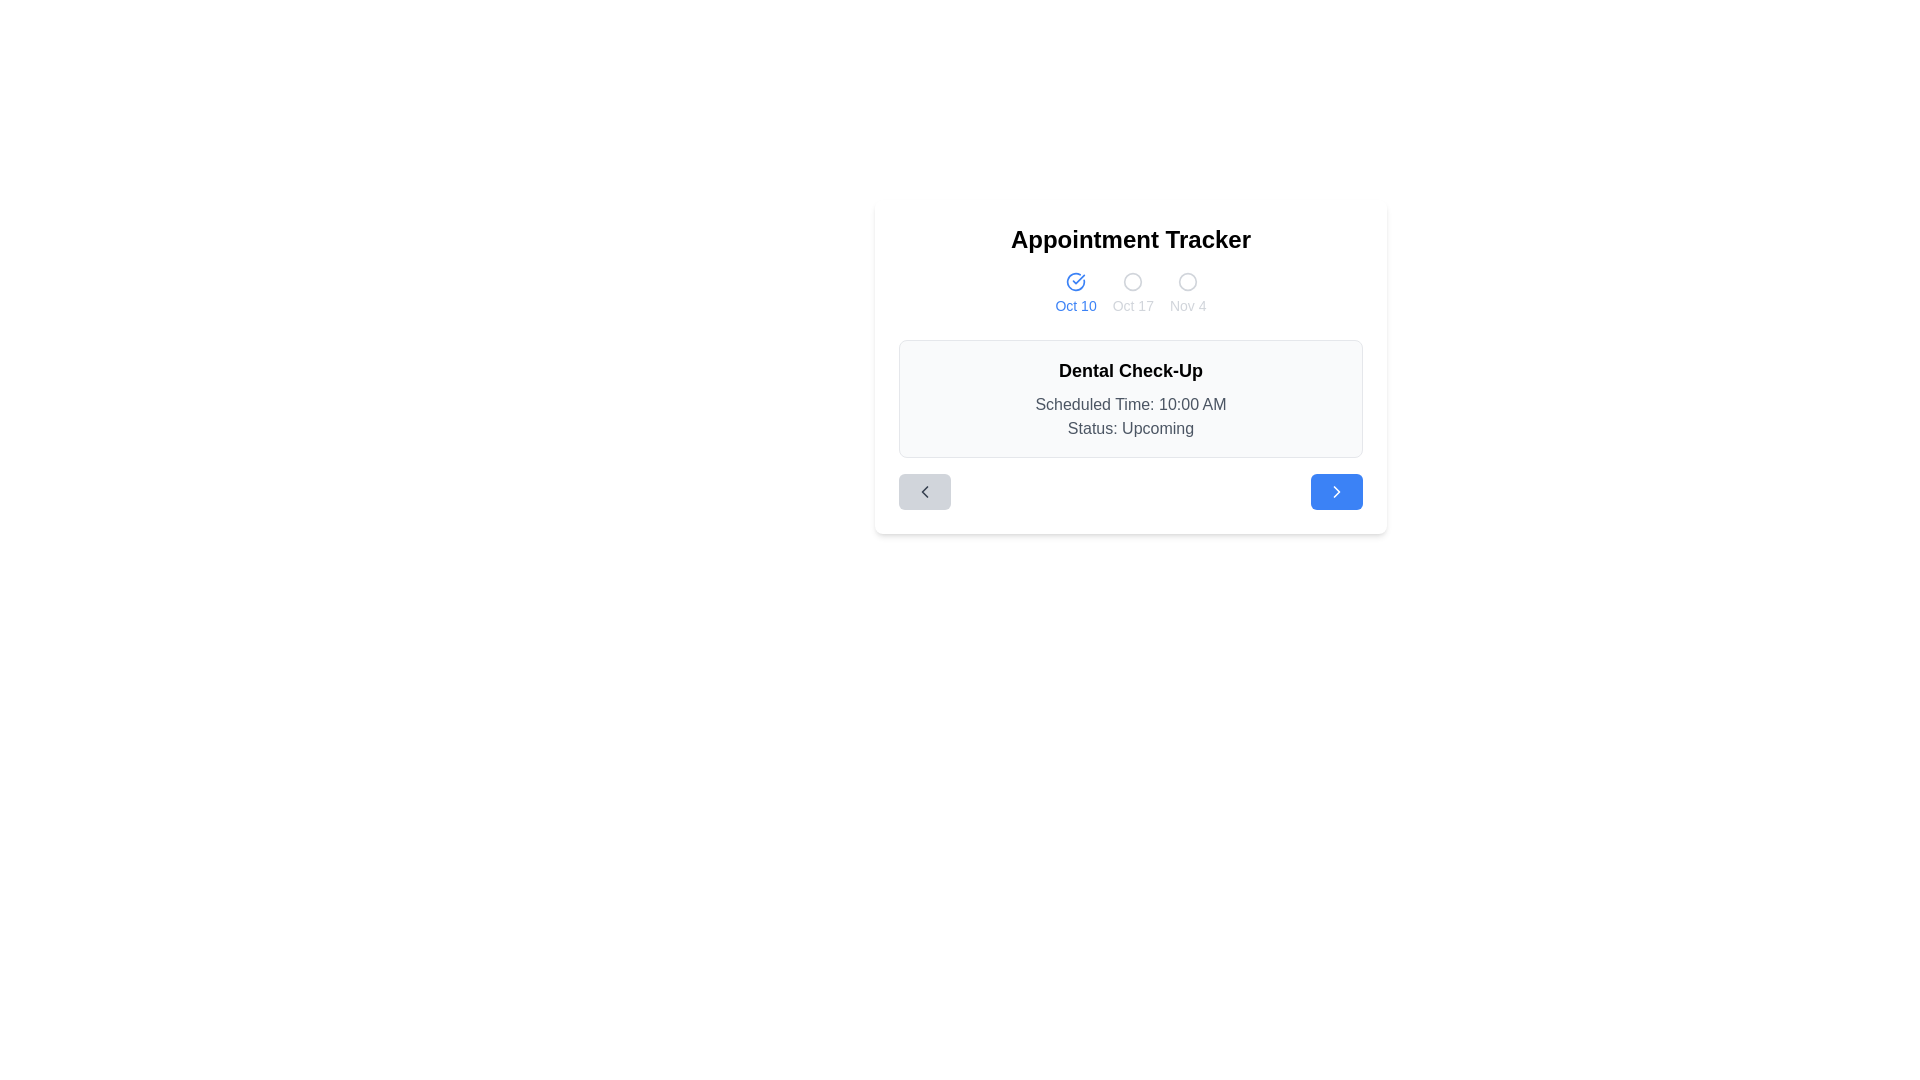  What do you see at coordinates (1131, 405) in the screenshot?
I see `the static text label that displays the scheduled time for the appointment, which is positioned between 'Dental Check-Up' and 'Status: Upcoming'` at bounding box center [1131, 405].